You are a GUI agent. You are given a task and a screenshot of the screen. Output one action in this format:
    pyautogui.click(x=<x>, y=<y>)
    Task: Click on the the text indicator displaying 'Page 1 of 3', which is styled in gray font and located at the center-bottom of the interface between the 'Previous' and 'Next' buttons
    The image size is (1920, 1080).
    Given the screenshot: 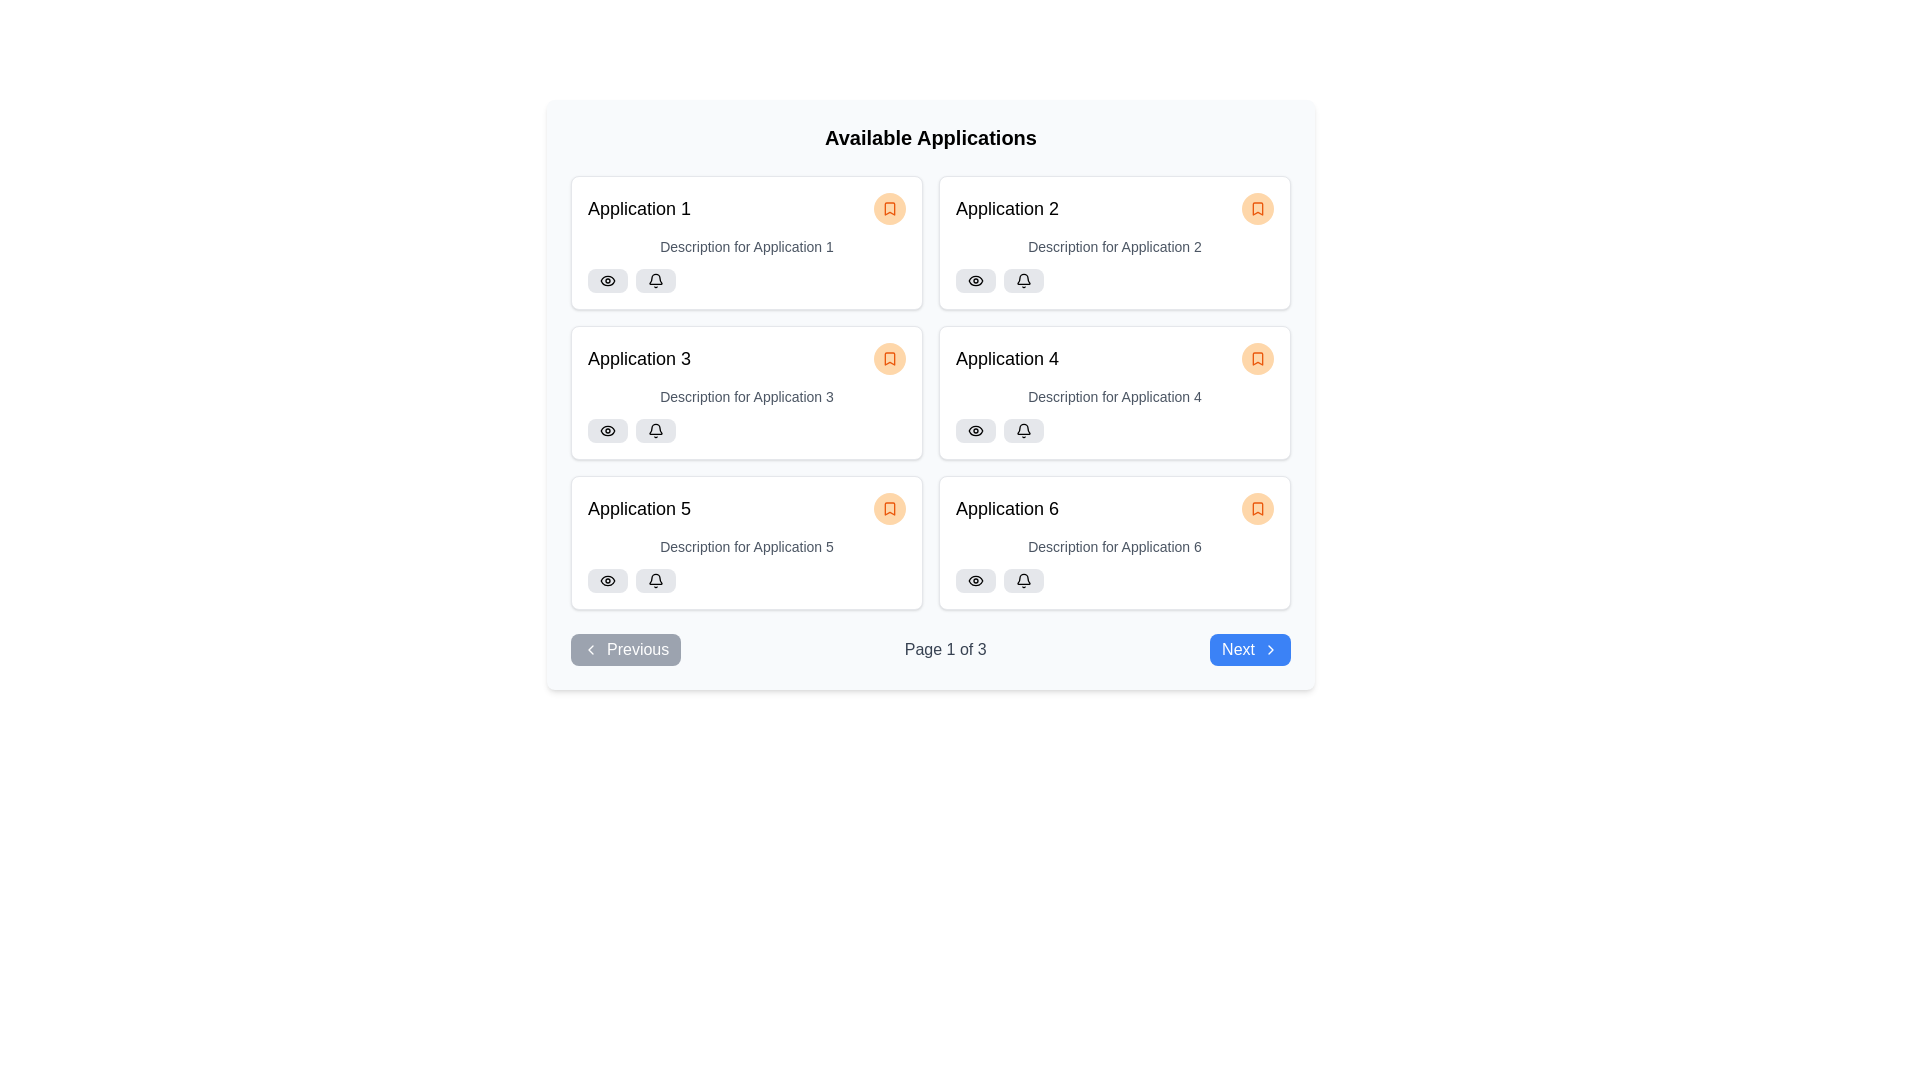 What is the action you would take?
    pyautogui.click(x=944, y=650)
    